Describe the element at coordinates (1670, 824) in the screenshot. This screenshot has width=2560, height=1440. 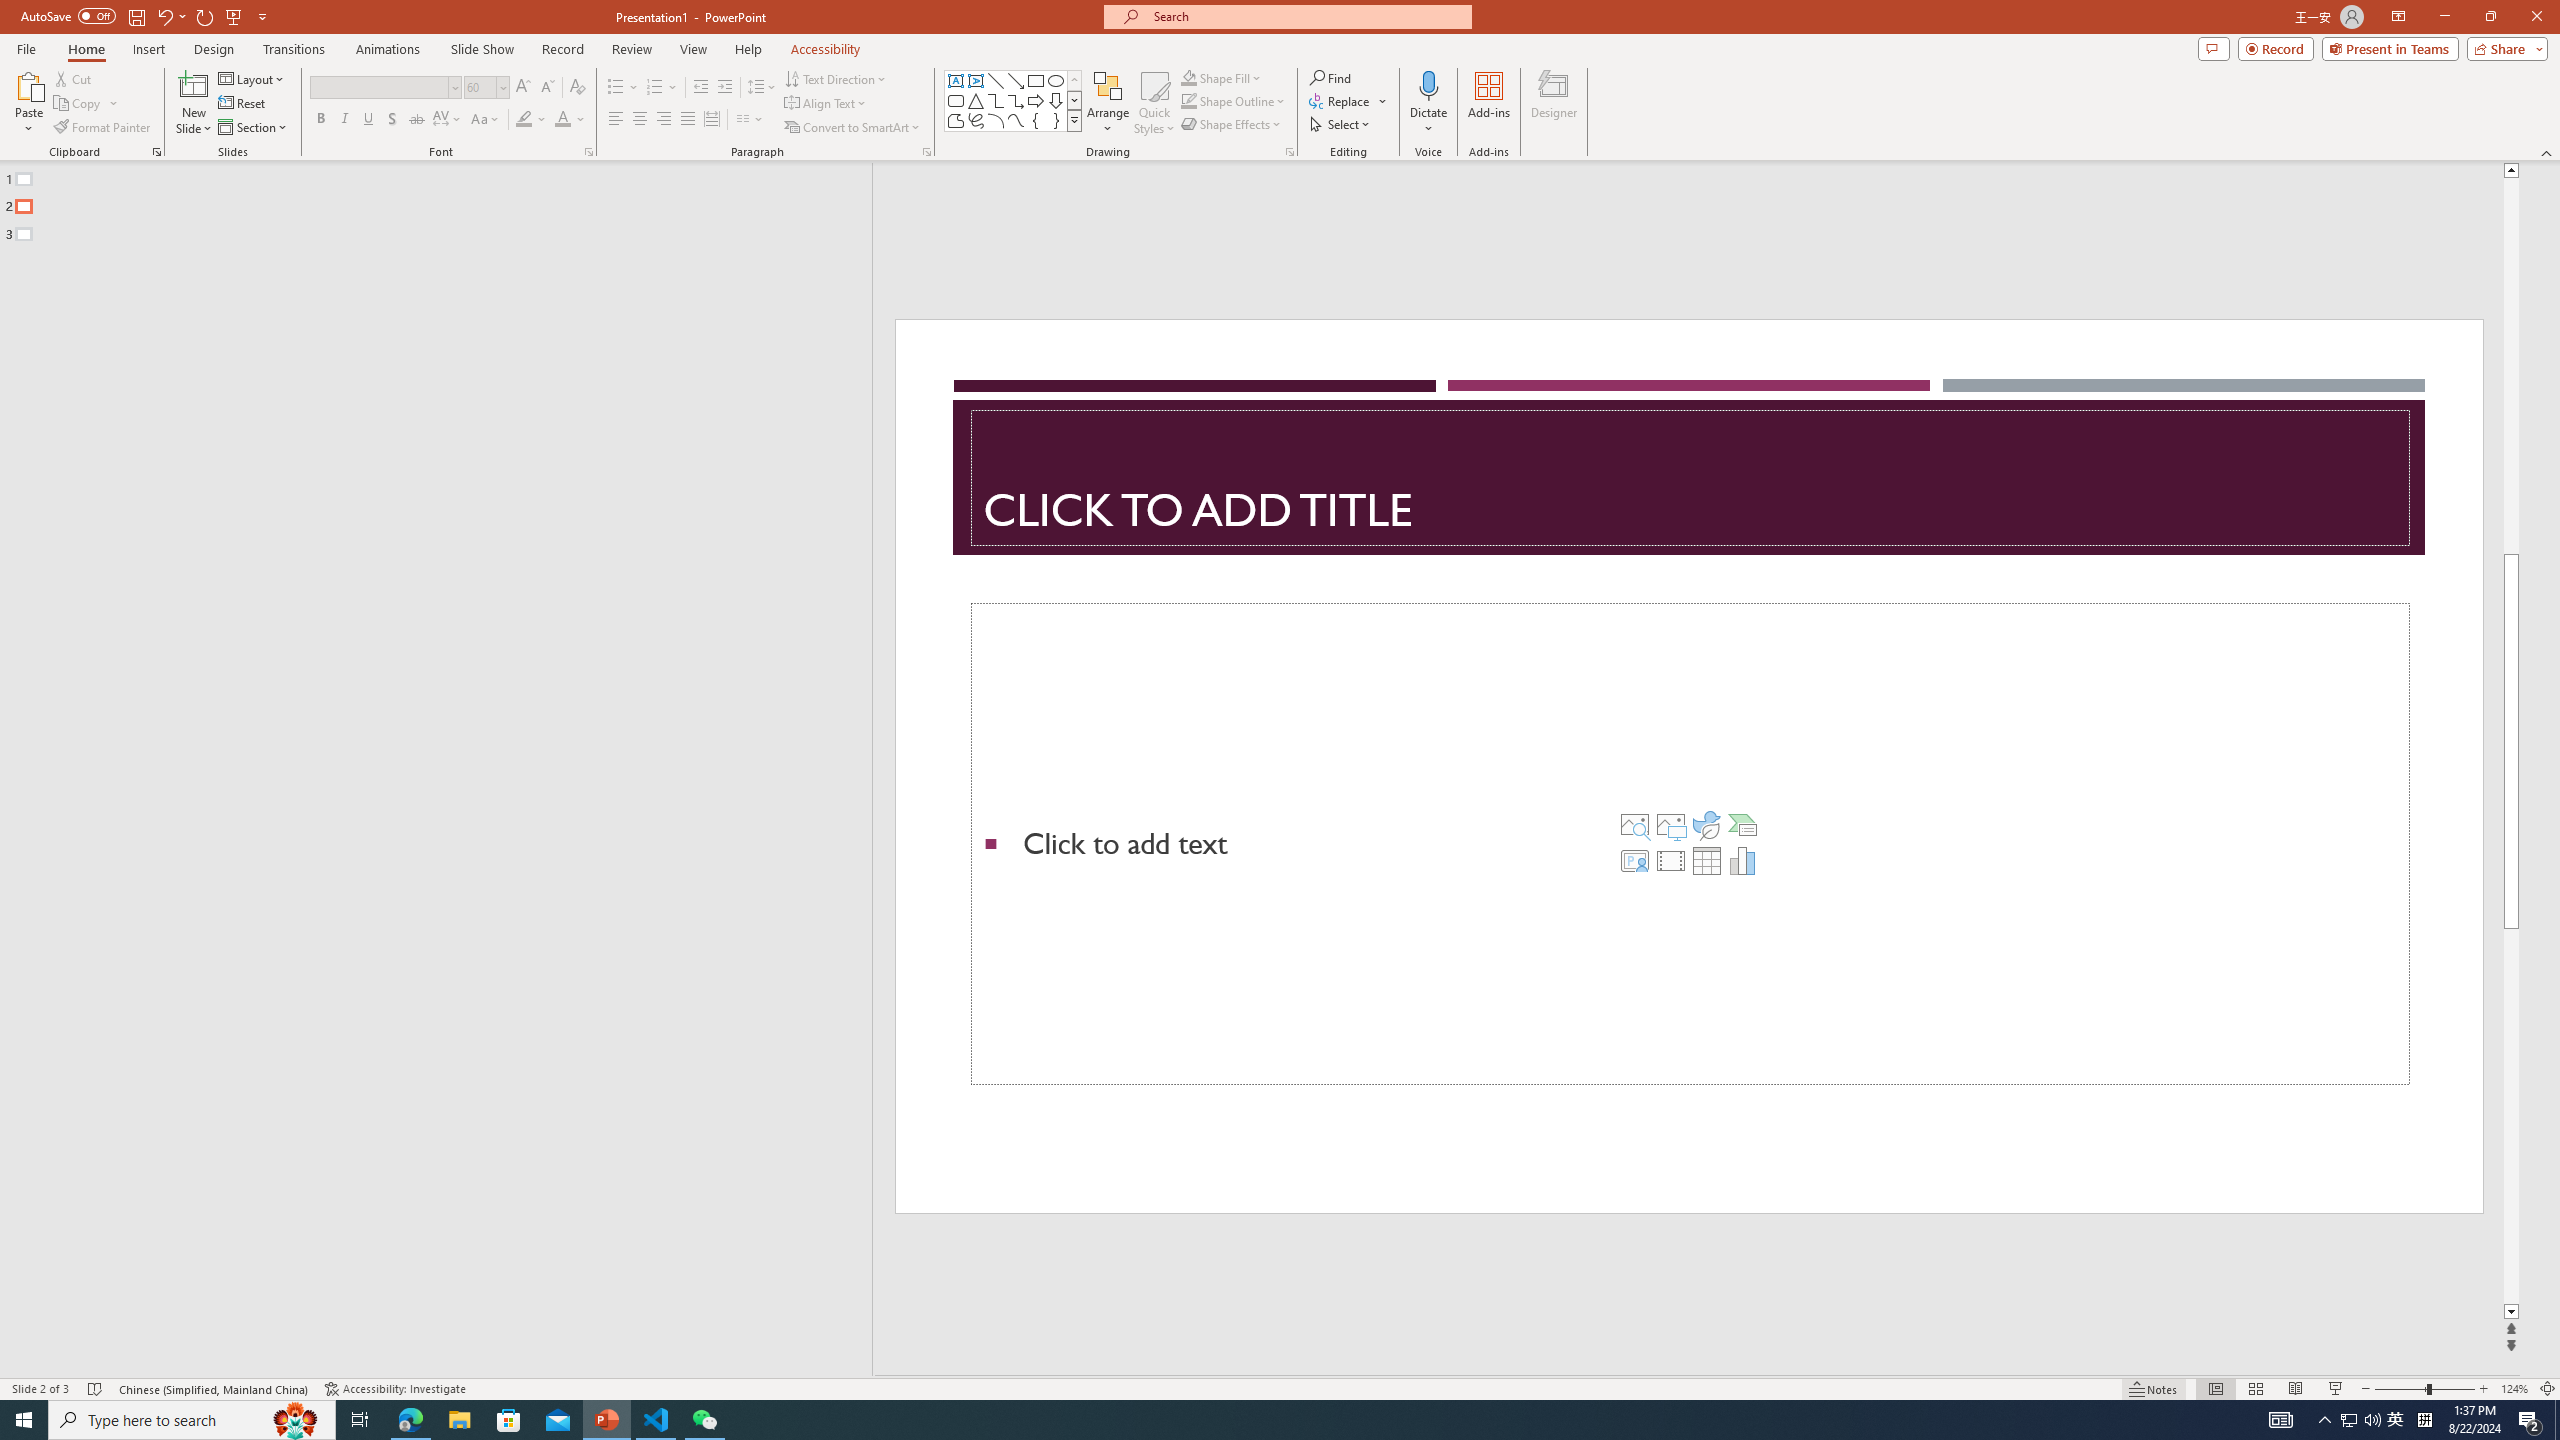
I see `'Pictures'` at that location.